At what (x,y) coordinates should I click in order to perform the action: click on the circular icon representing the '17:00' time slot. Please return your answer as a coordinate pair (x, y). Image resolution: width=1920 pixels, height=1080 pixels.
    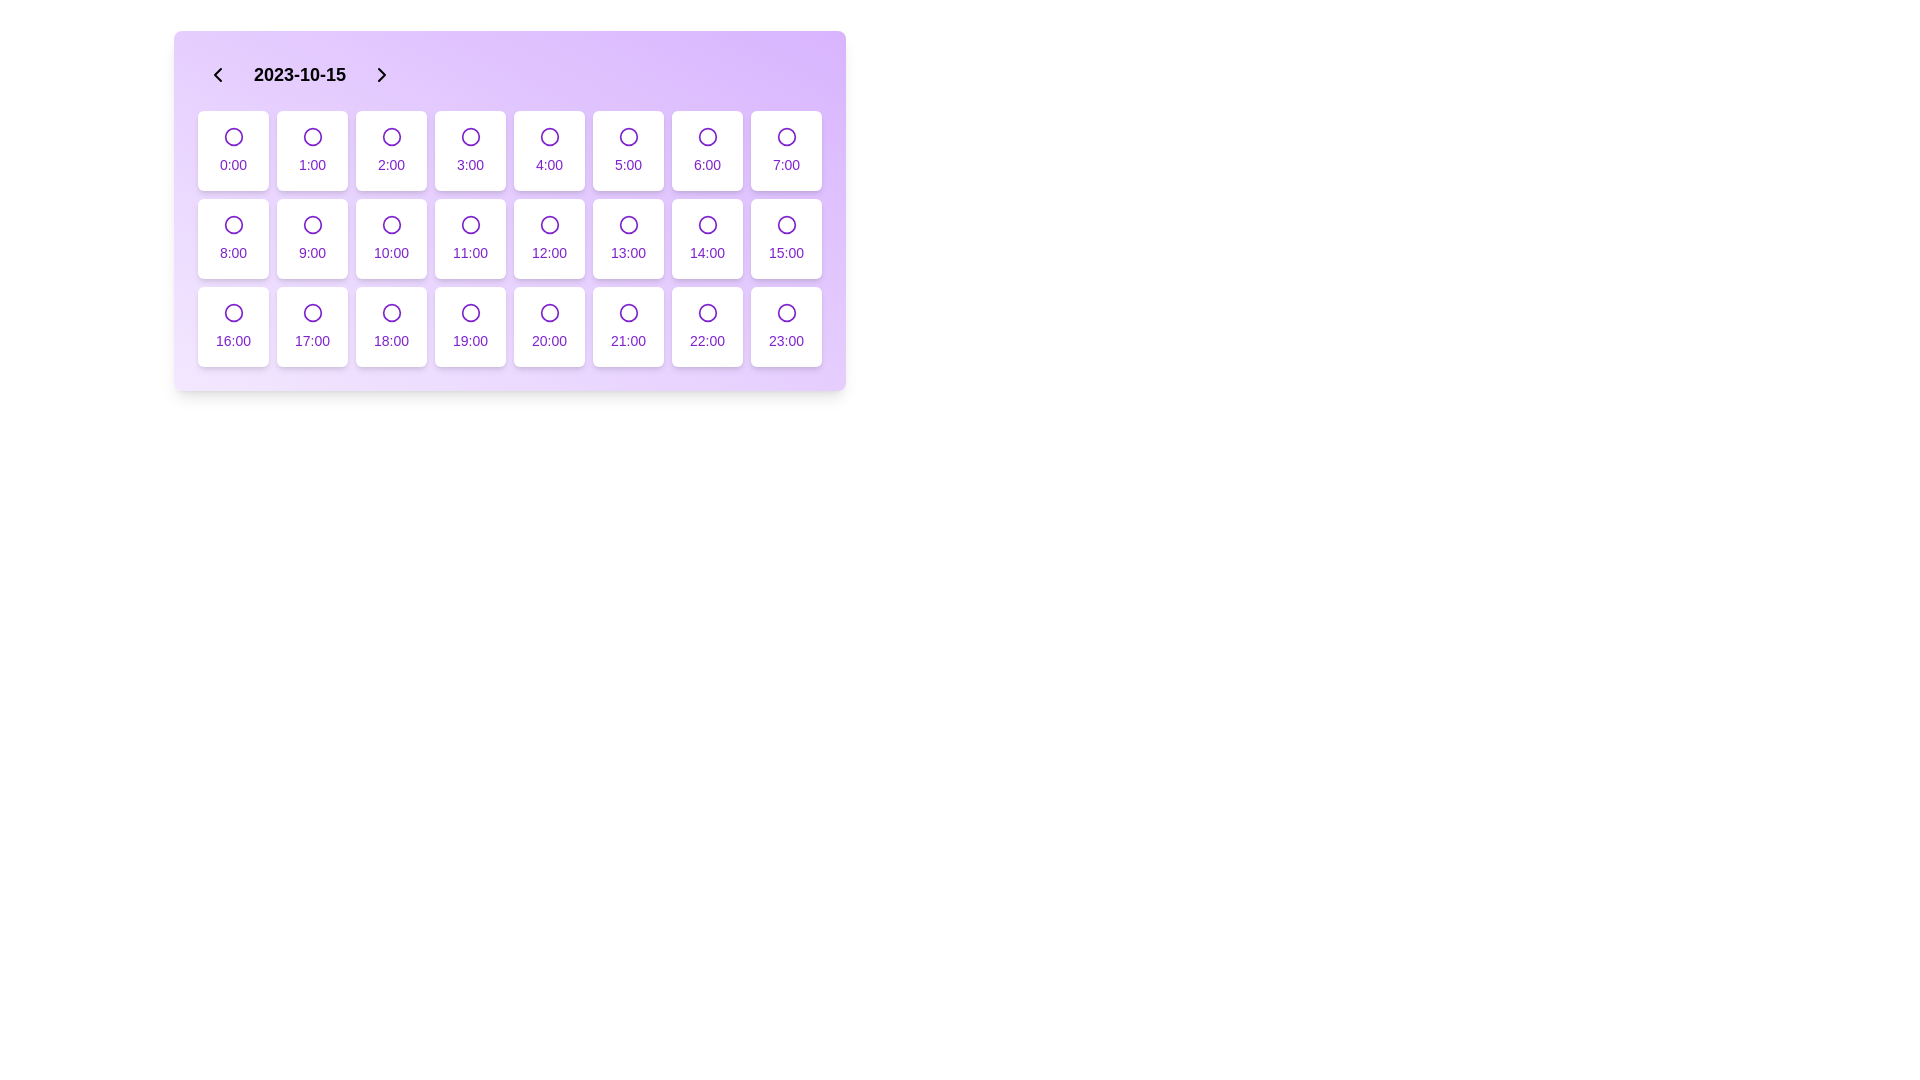
    Looking at the image, I should click on (311, 312).